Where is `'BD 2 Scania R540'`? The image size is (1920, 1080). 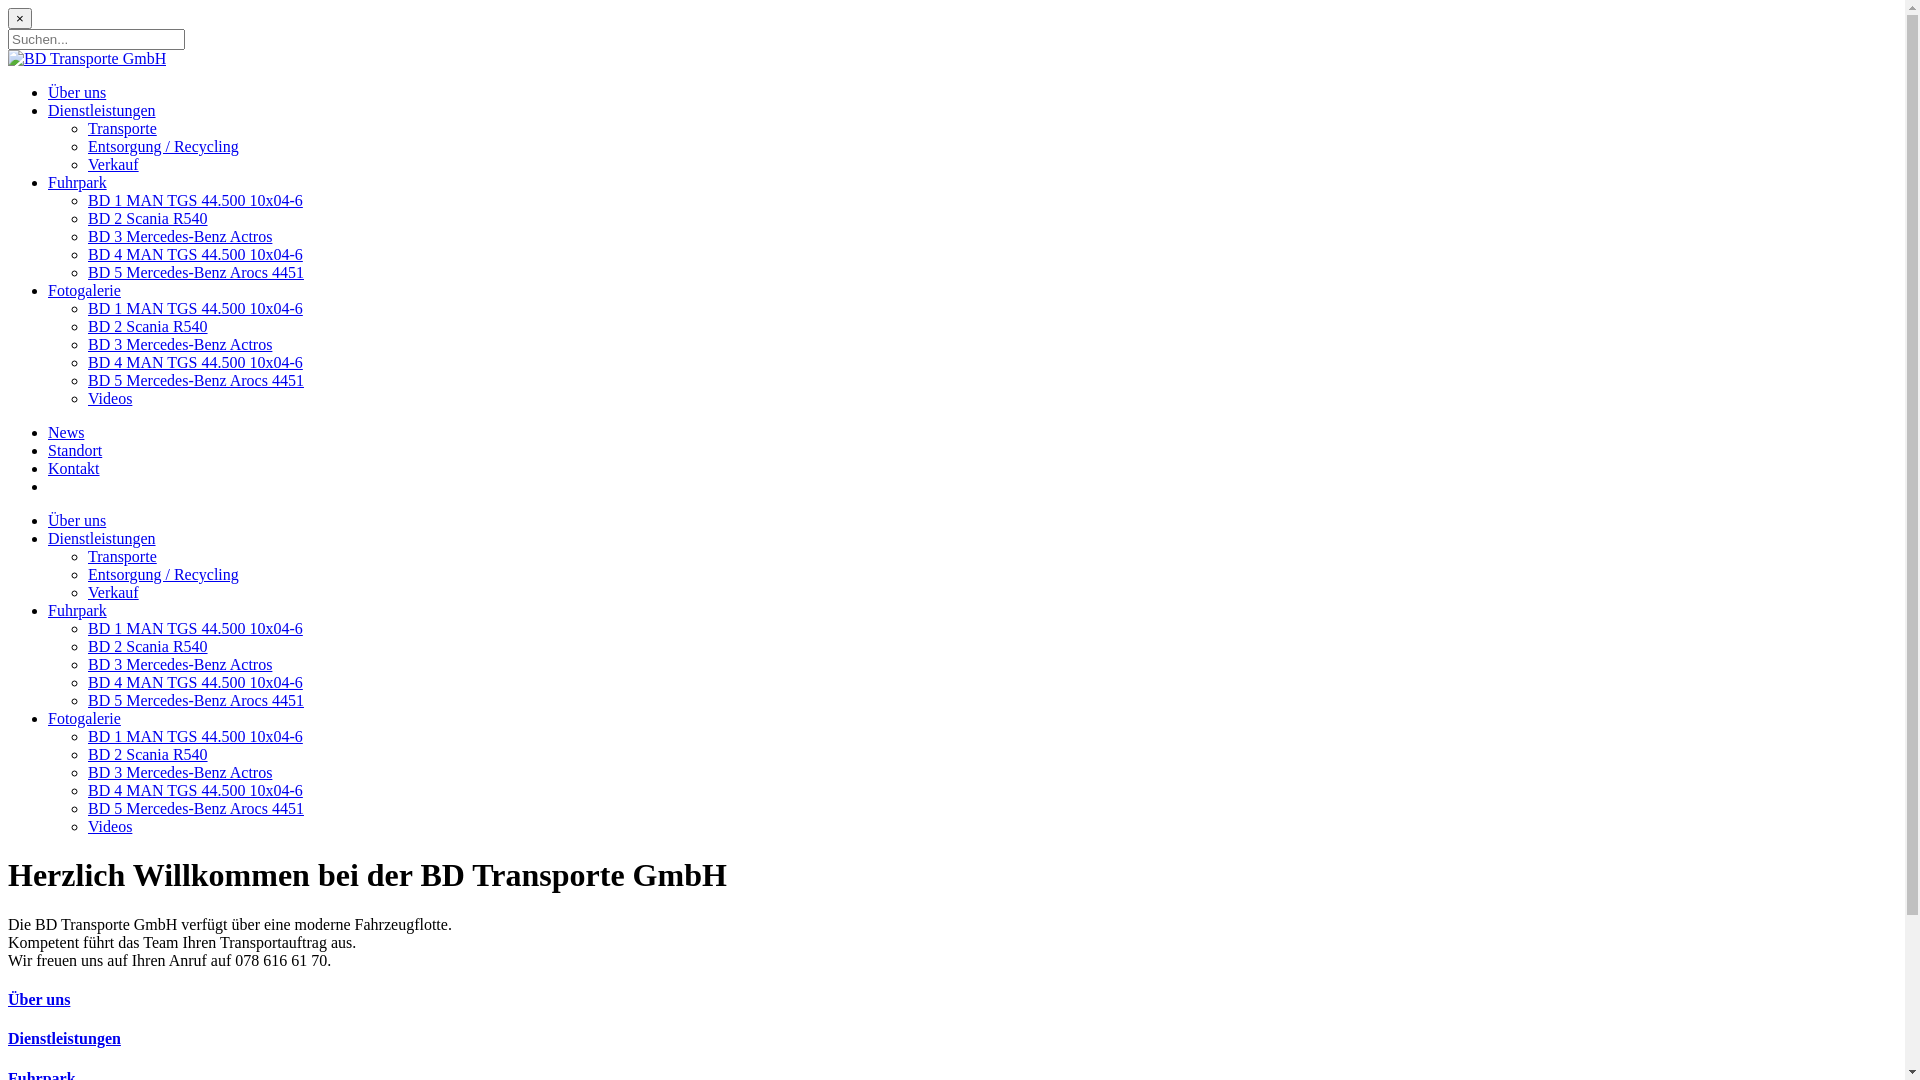 'BD 2 Scania R540' is located at coordinates (86, 646).